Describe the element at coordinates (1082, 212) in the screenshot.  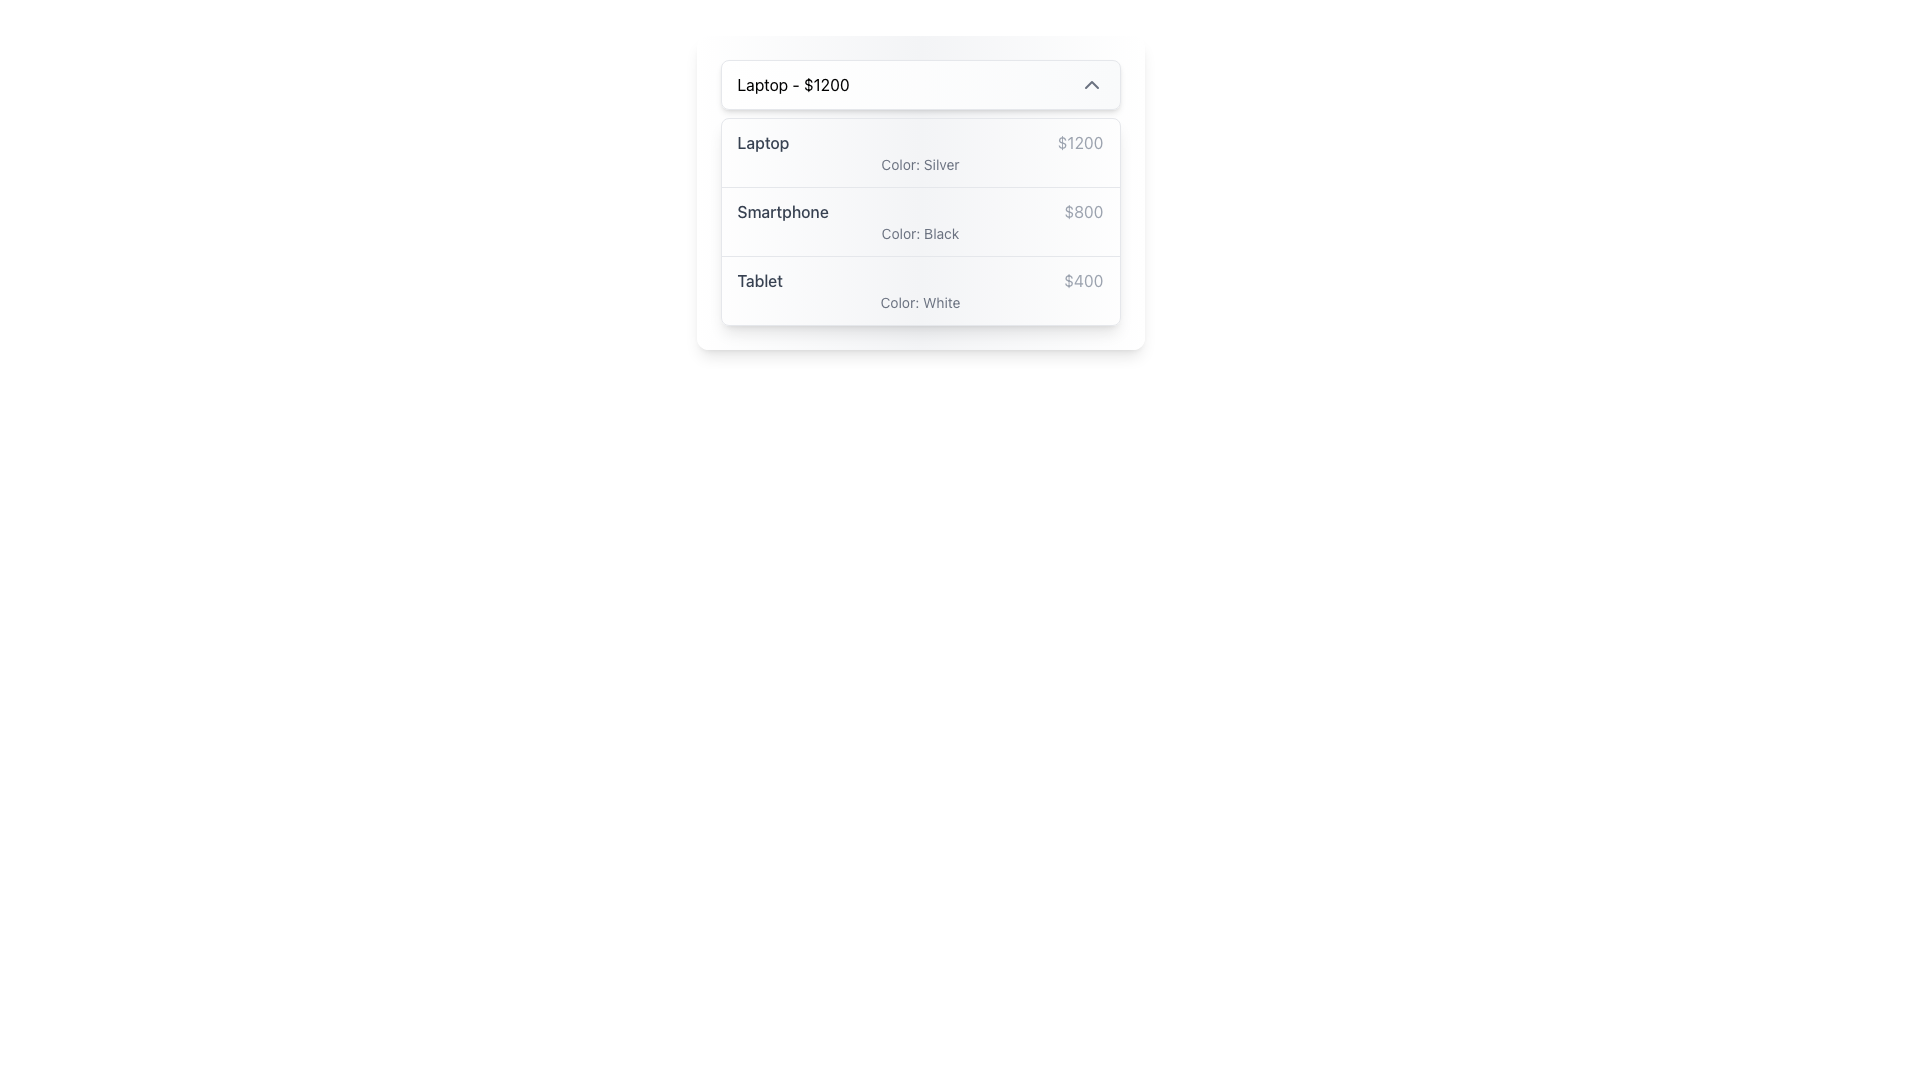
I see `the text label displaying '$800', which is styled in gray and located at the end of the row containing the 'Smartphone' label, at the bottom of the product information group` at that location.